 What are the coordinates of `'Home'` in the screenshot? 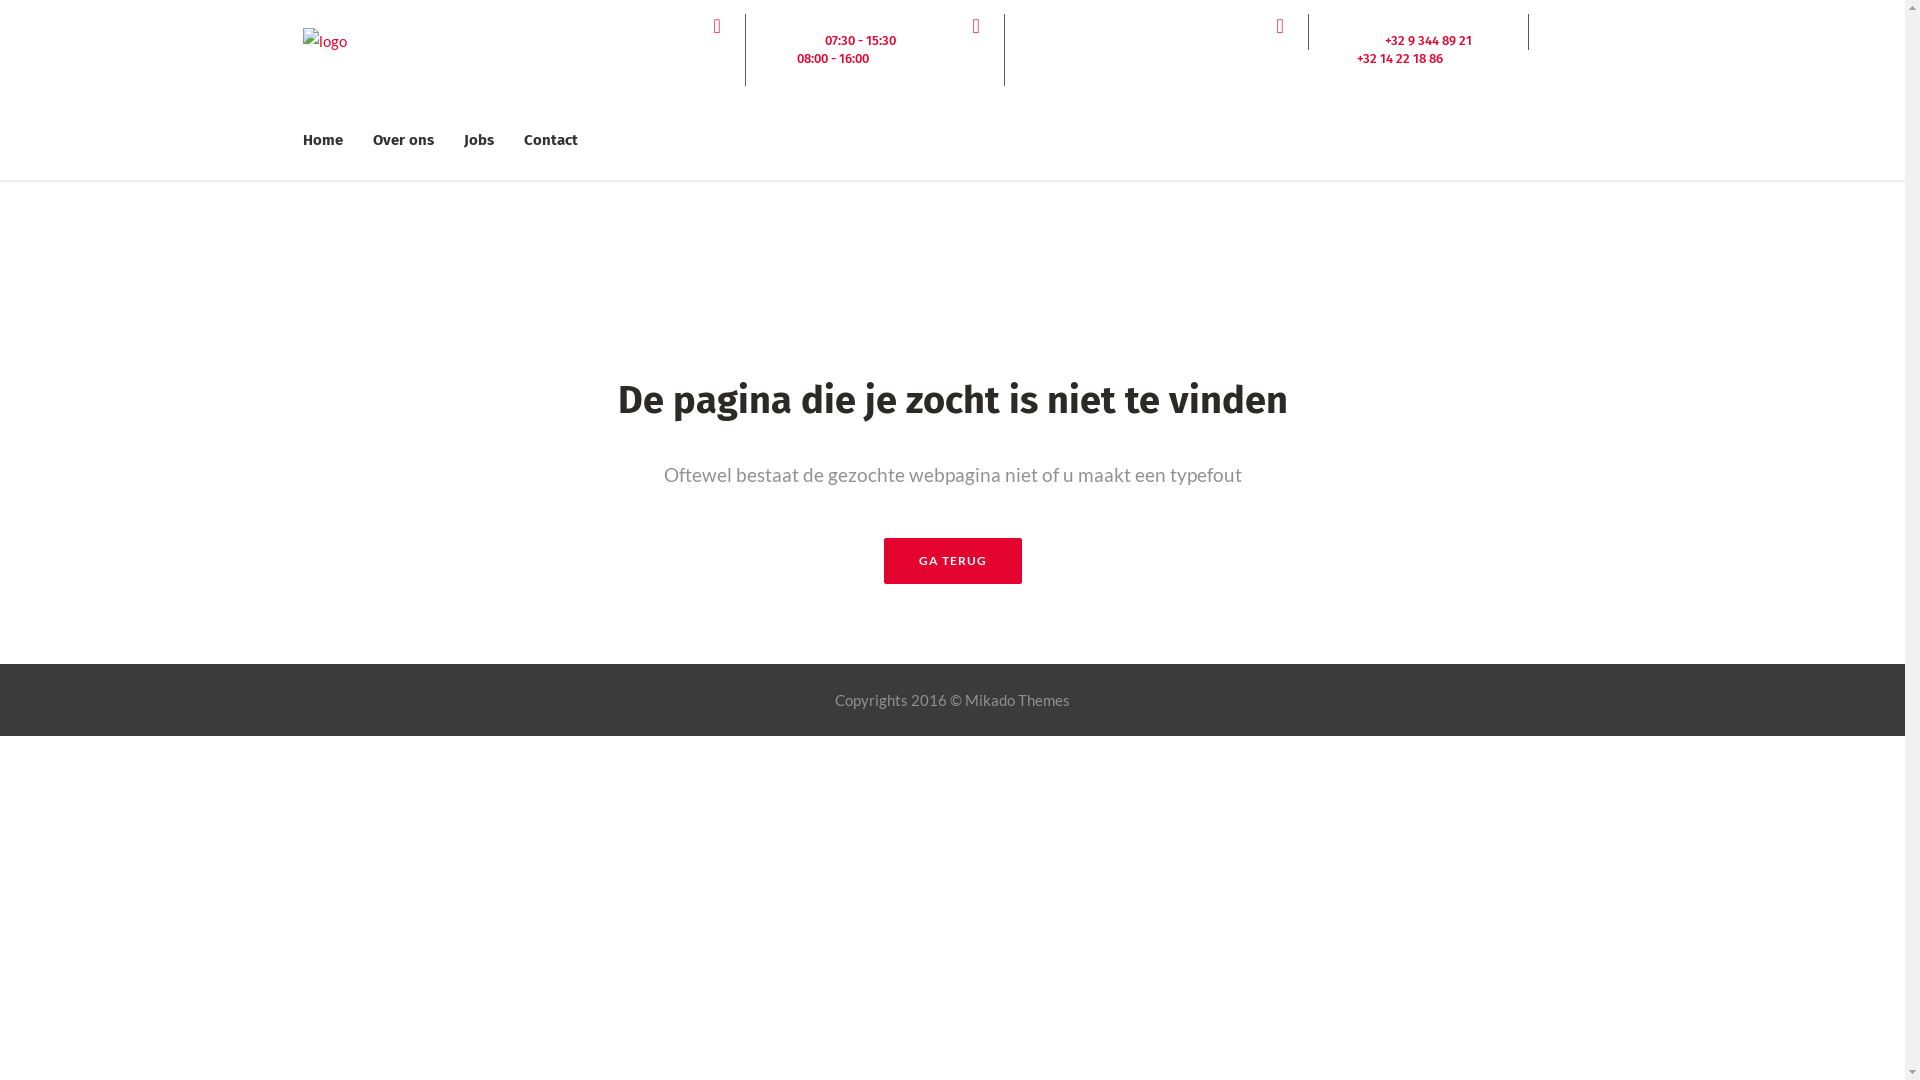 It's located at (329, 138).